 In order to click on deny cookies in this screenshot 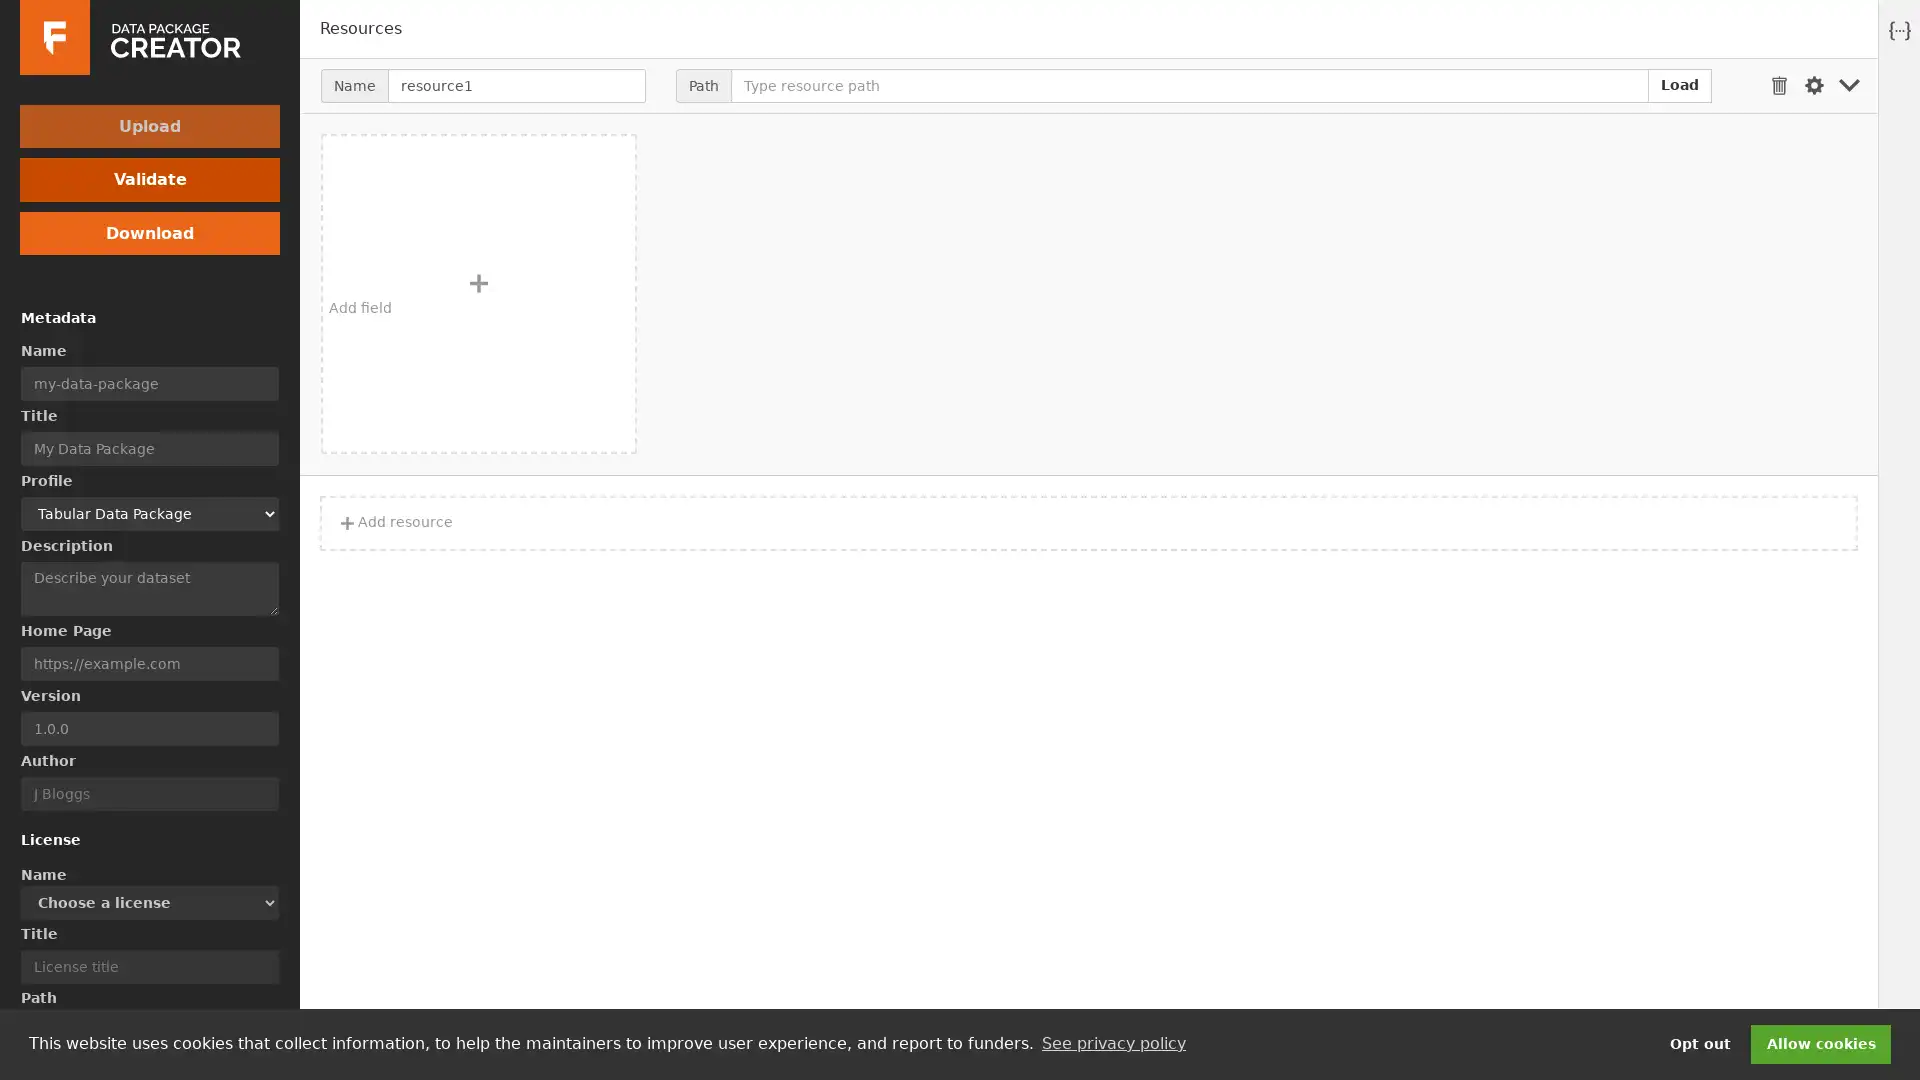, I will do `click(1698, 1043)`.